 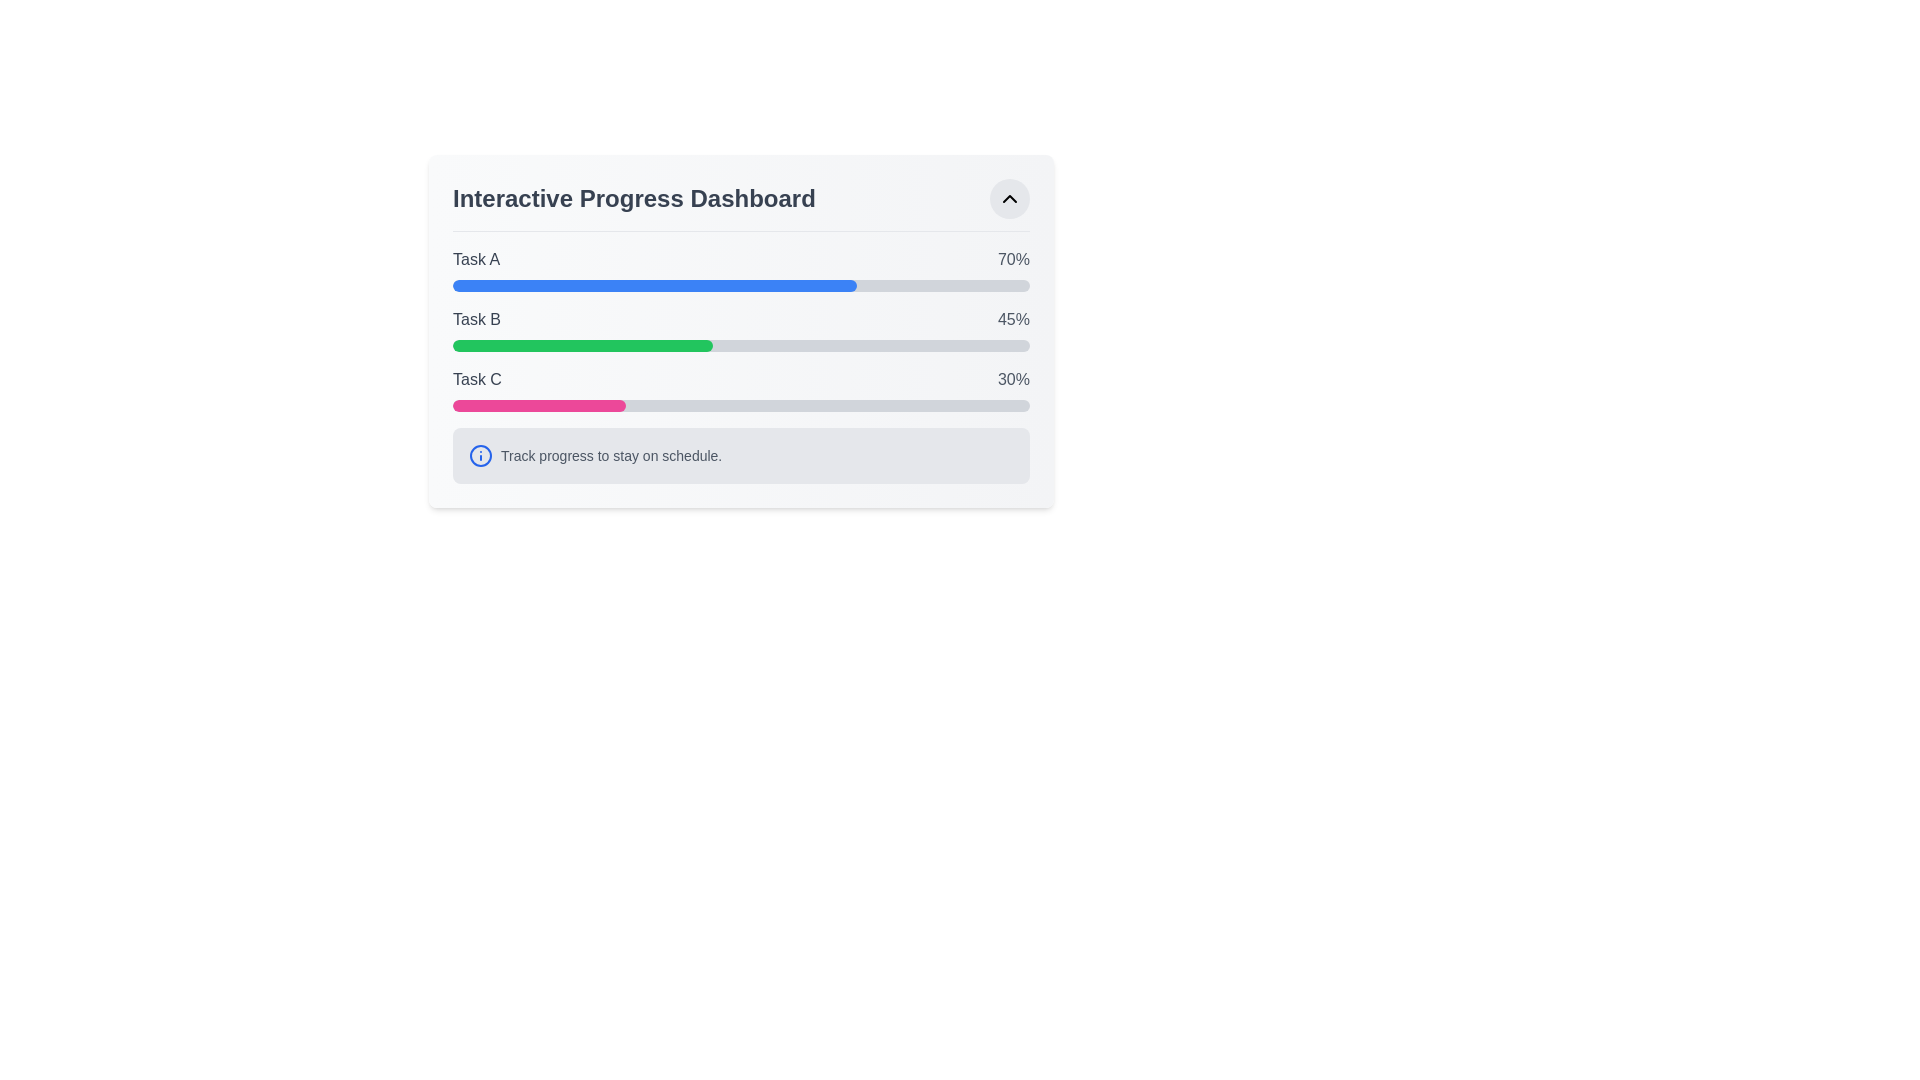 I want to click on the static text label indicating the completion percentage of Task A, which is positioned in the top-right region of the progress bar section, aligned with the label 'Task A' and its blue progress bar, so click(x=1013, y=258).